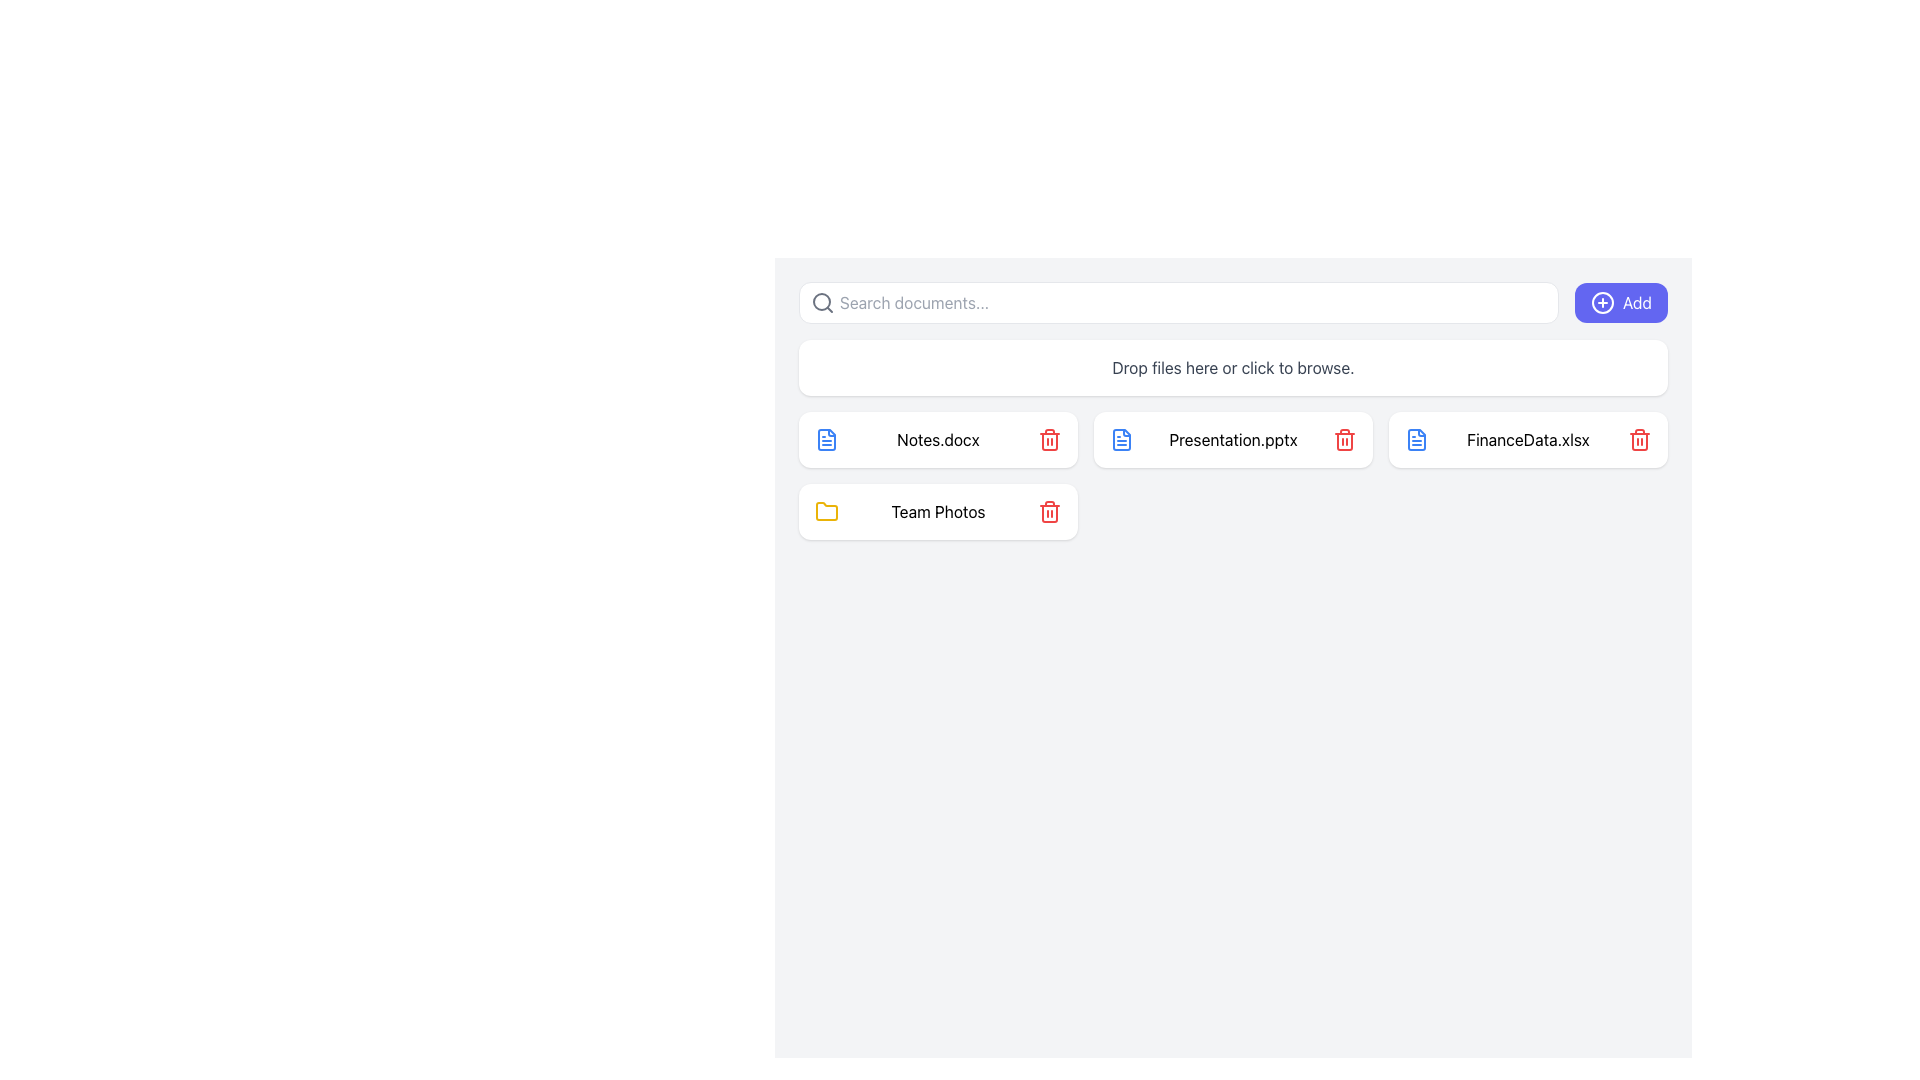  Describe the element at coordinates (937, 511) in the screenshot. I see `the folder named 'Team Photos' located in the lower-left section of the file grid, specifically under the 'Notes.docx' file card` at that location.